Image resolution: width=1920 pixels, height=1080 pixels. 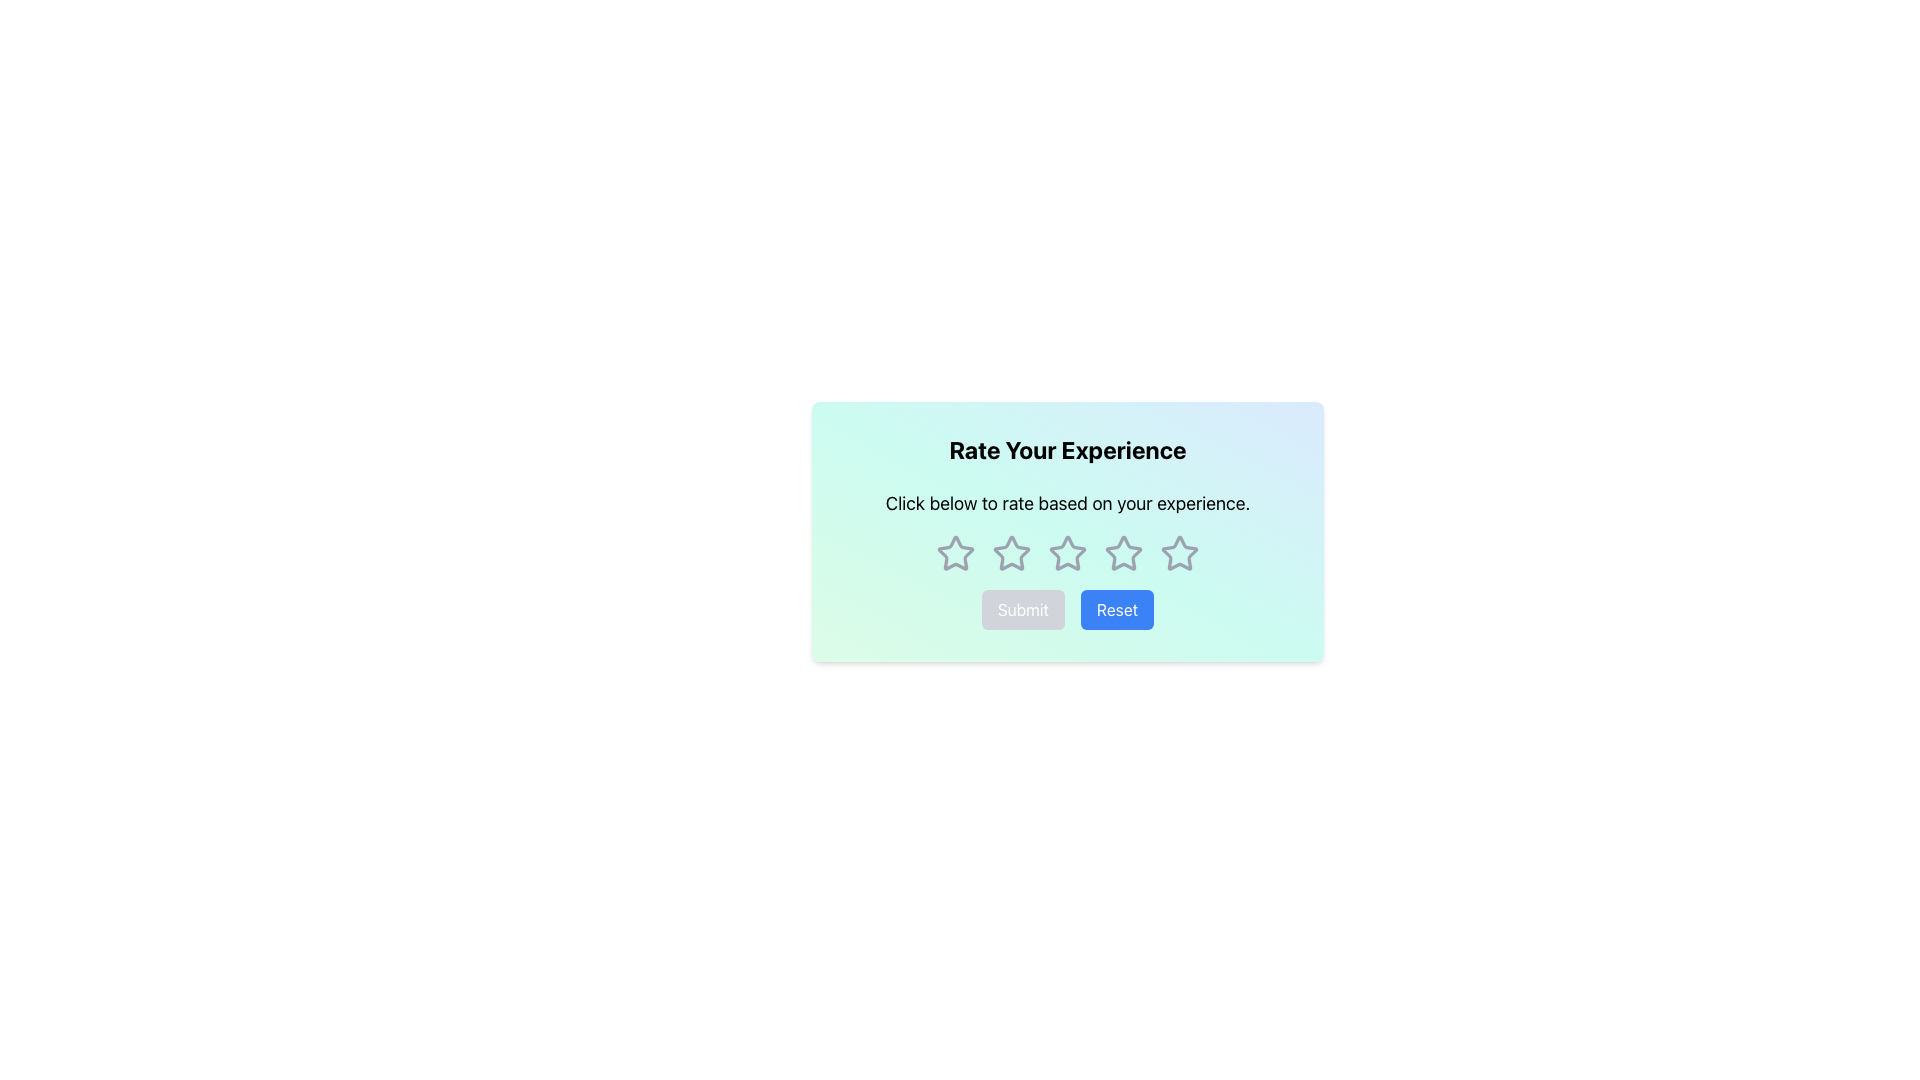 What do you see at coordinates (1123, 552) in the screenshot?
I see `the fourth star icon` at bounding box center [1123, 552].